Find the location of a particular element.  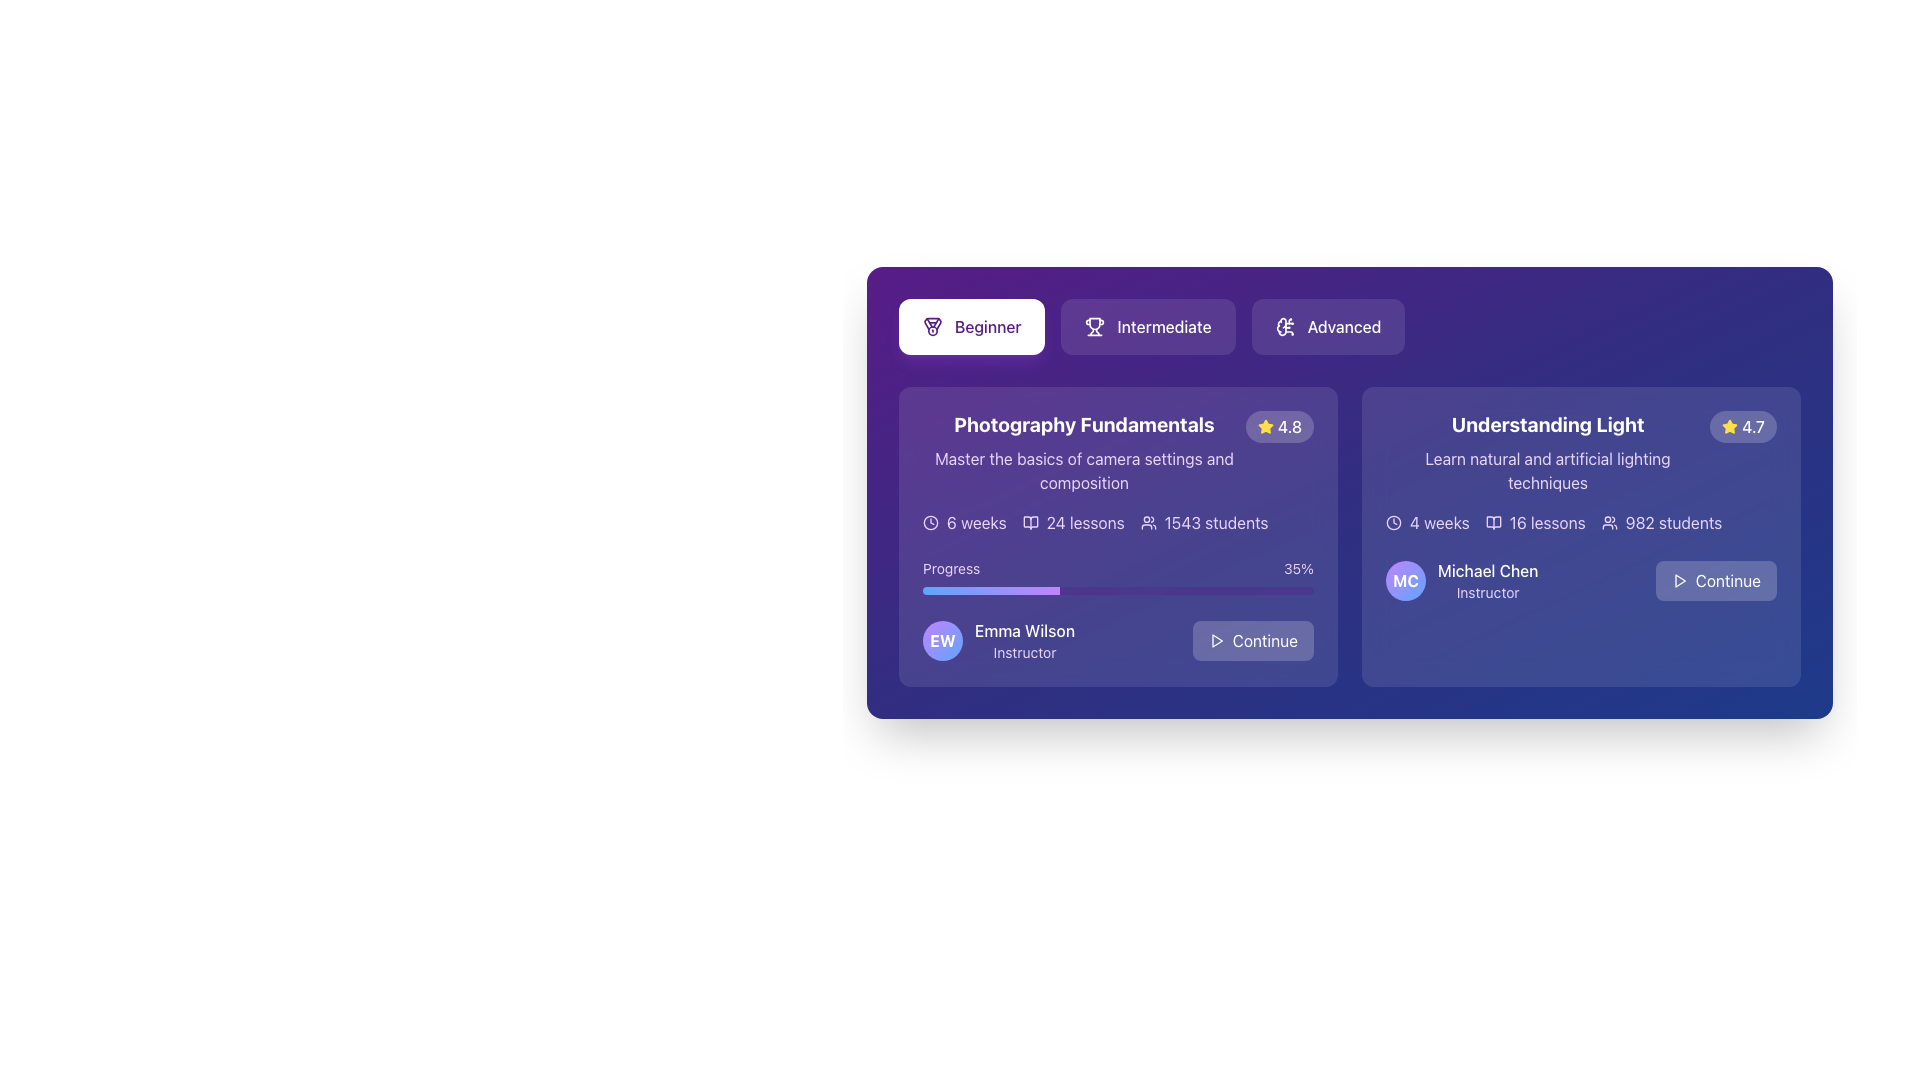

the static text displaying the number of students currently enrolled in the course 'Understanding Light' which is adjacent to the group icon in the second column of the course card is located at coordinates (1673, 522).